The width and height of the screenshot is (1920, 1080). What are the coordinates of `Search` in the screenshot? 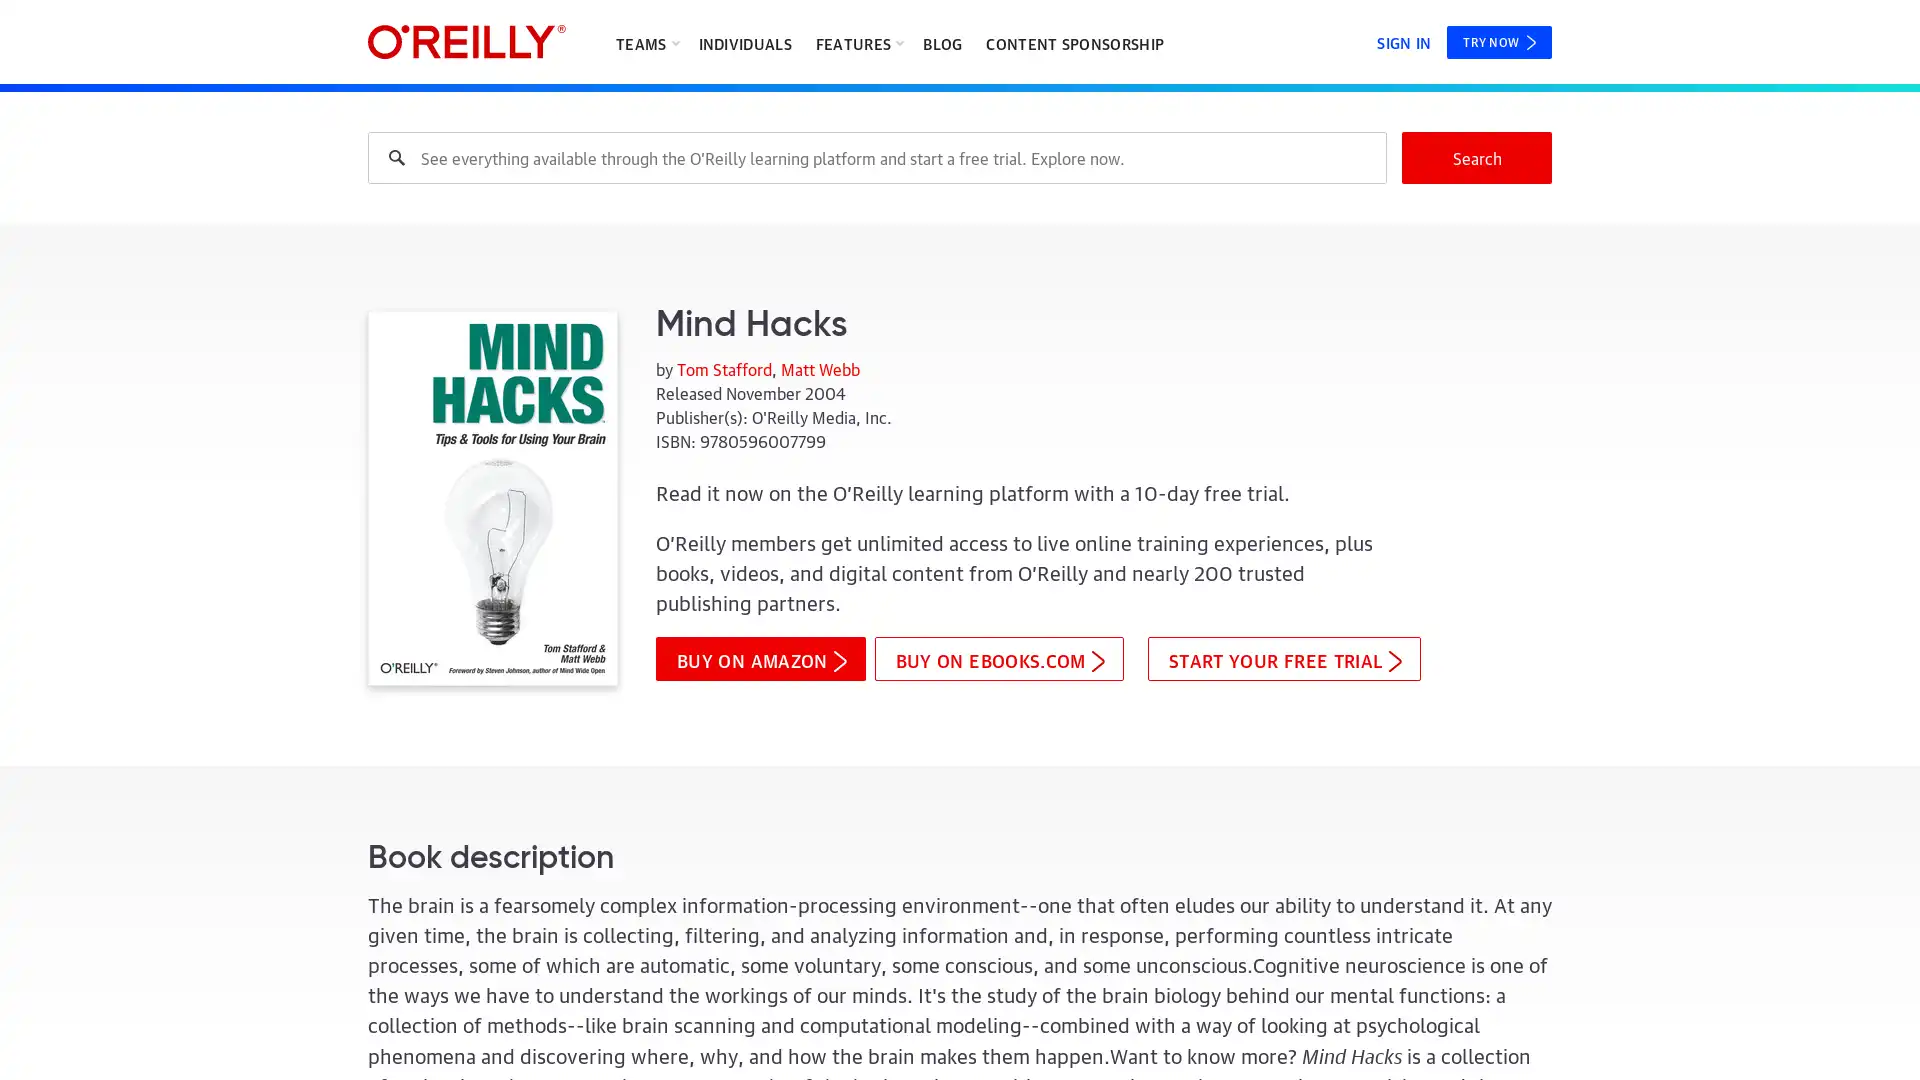 It's located at (1477, 157).